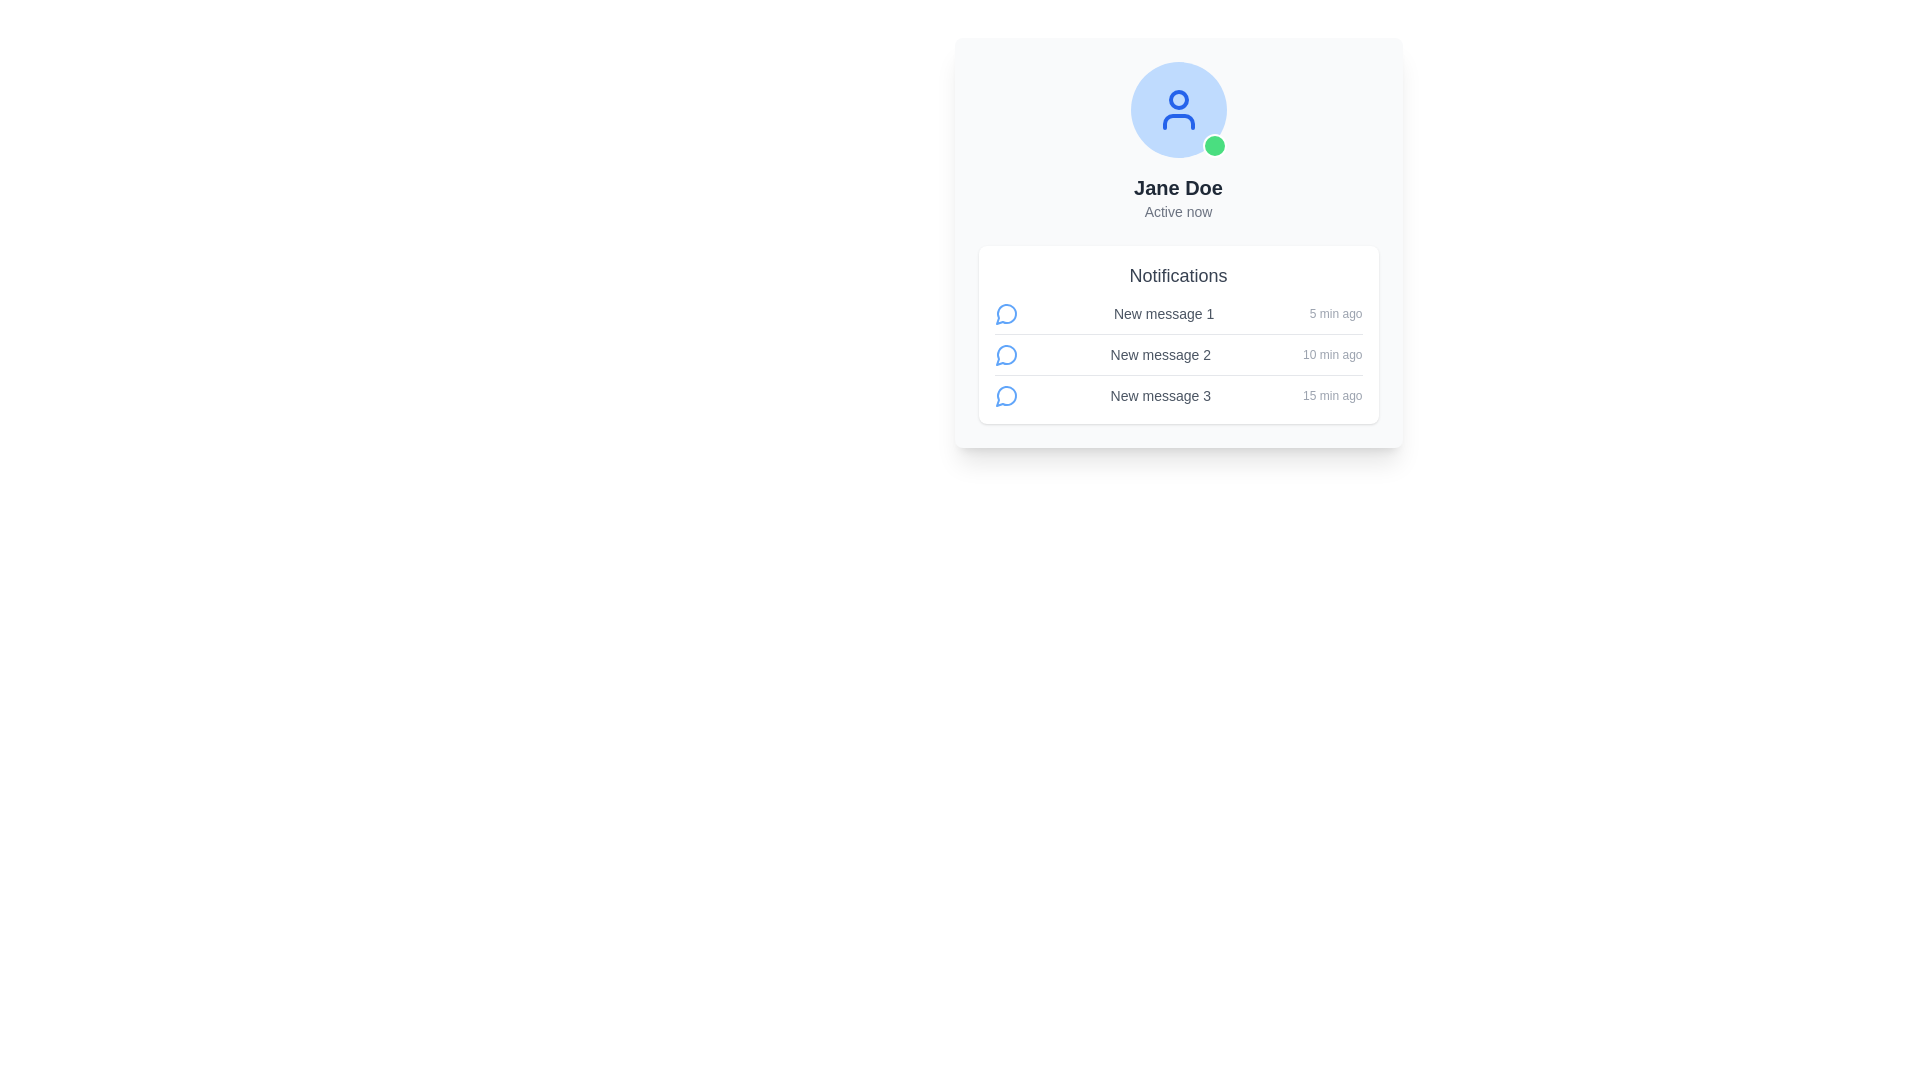  What do you see at coordinates (1178, 353) in the screenshot?
I see `the second notification item` at bounding box center [1178, 353].